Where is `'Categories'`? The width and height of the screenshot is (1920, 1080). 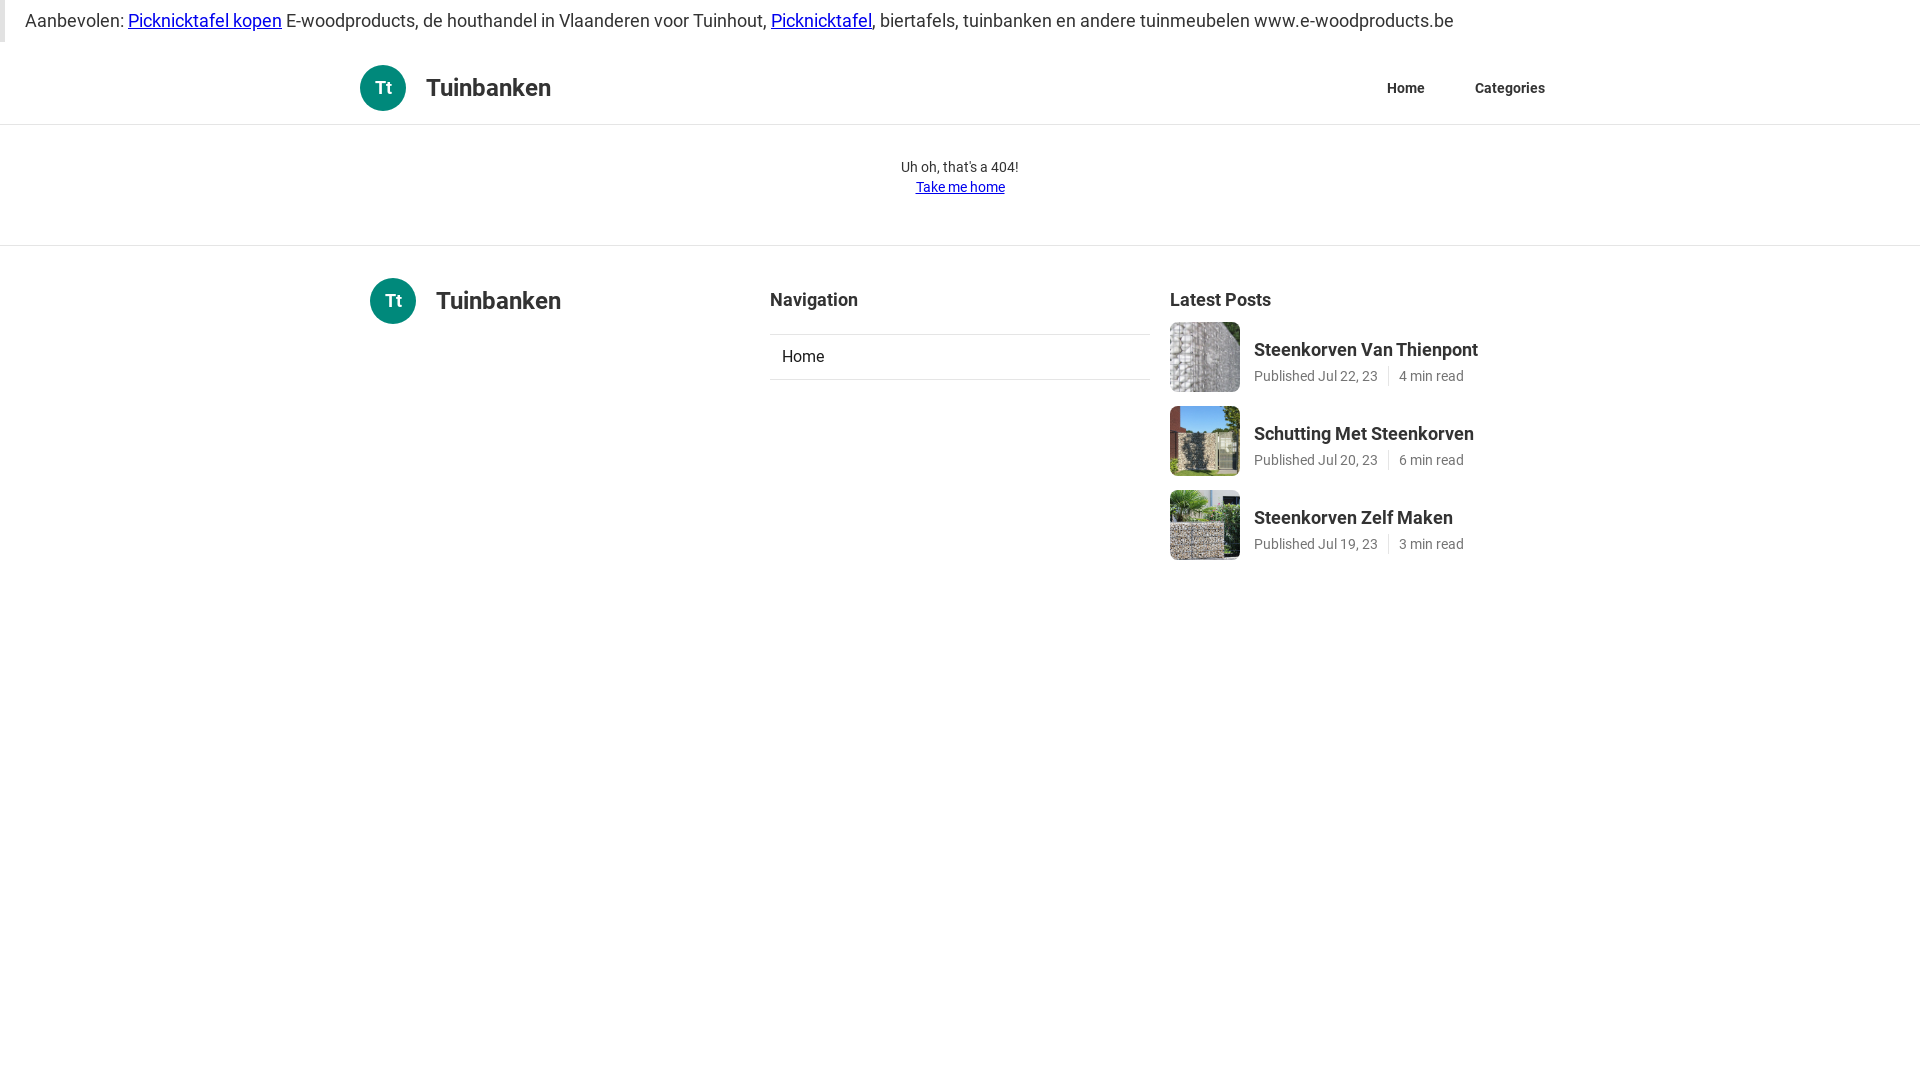
'Categories' is located at coordinates (1510, 87).